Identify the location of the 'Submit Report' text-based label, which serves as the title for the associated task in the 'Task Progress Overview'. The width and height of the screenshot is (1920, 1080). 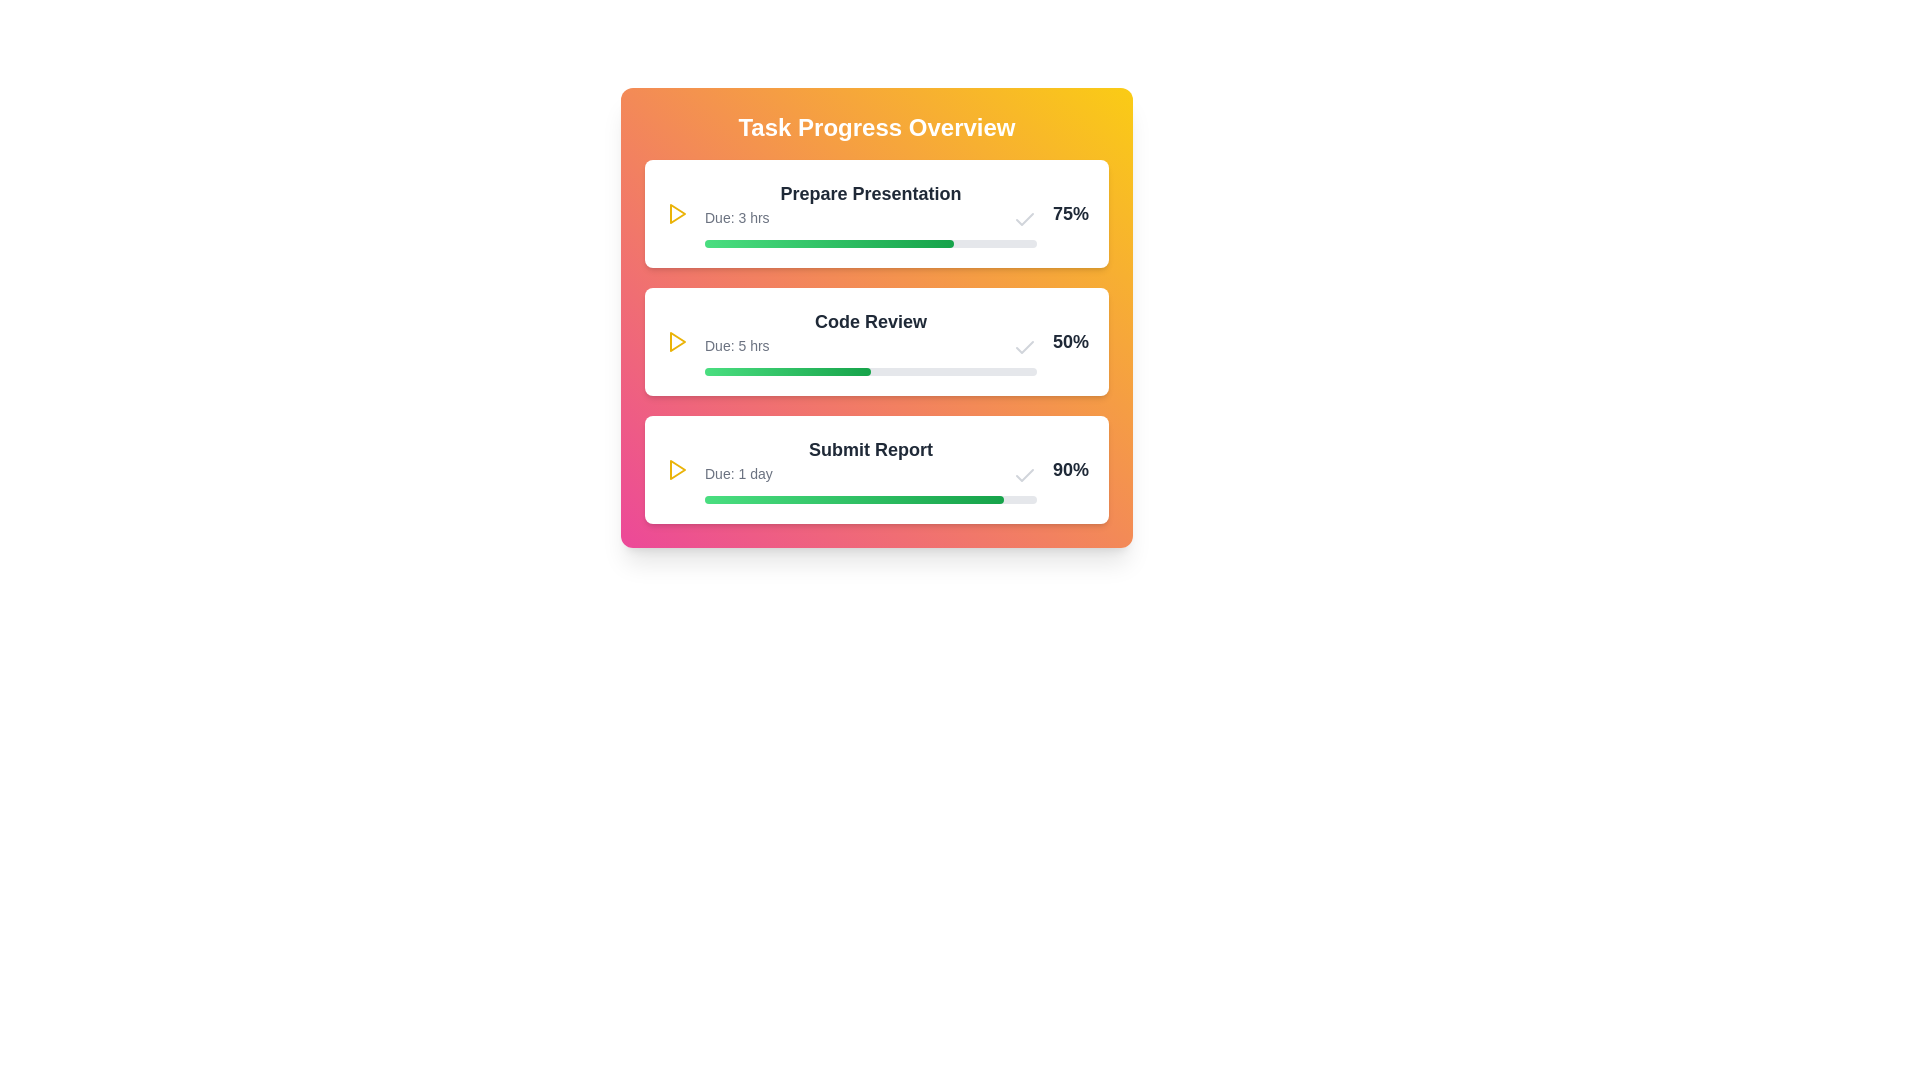
(870, 450).